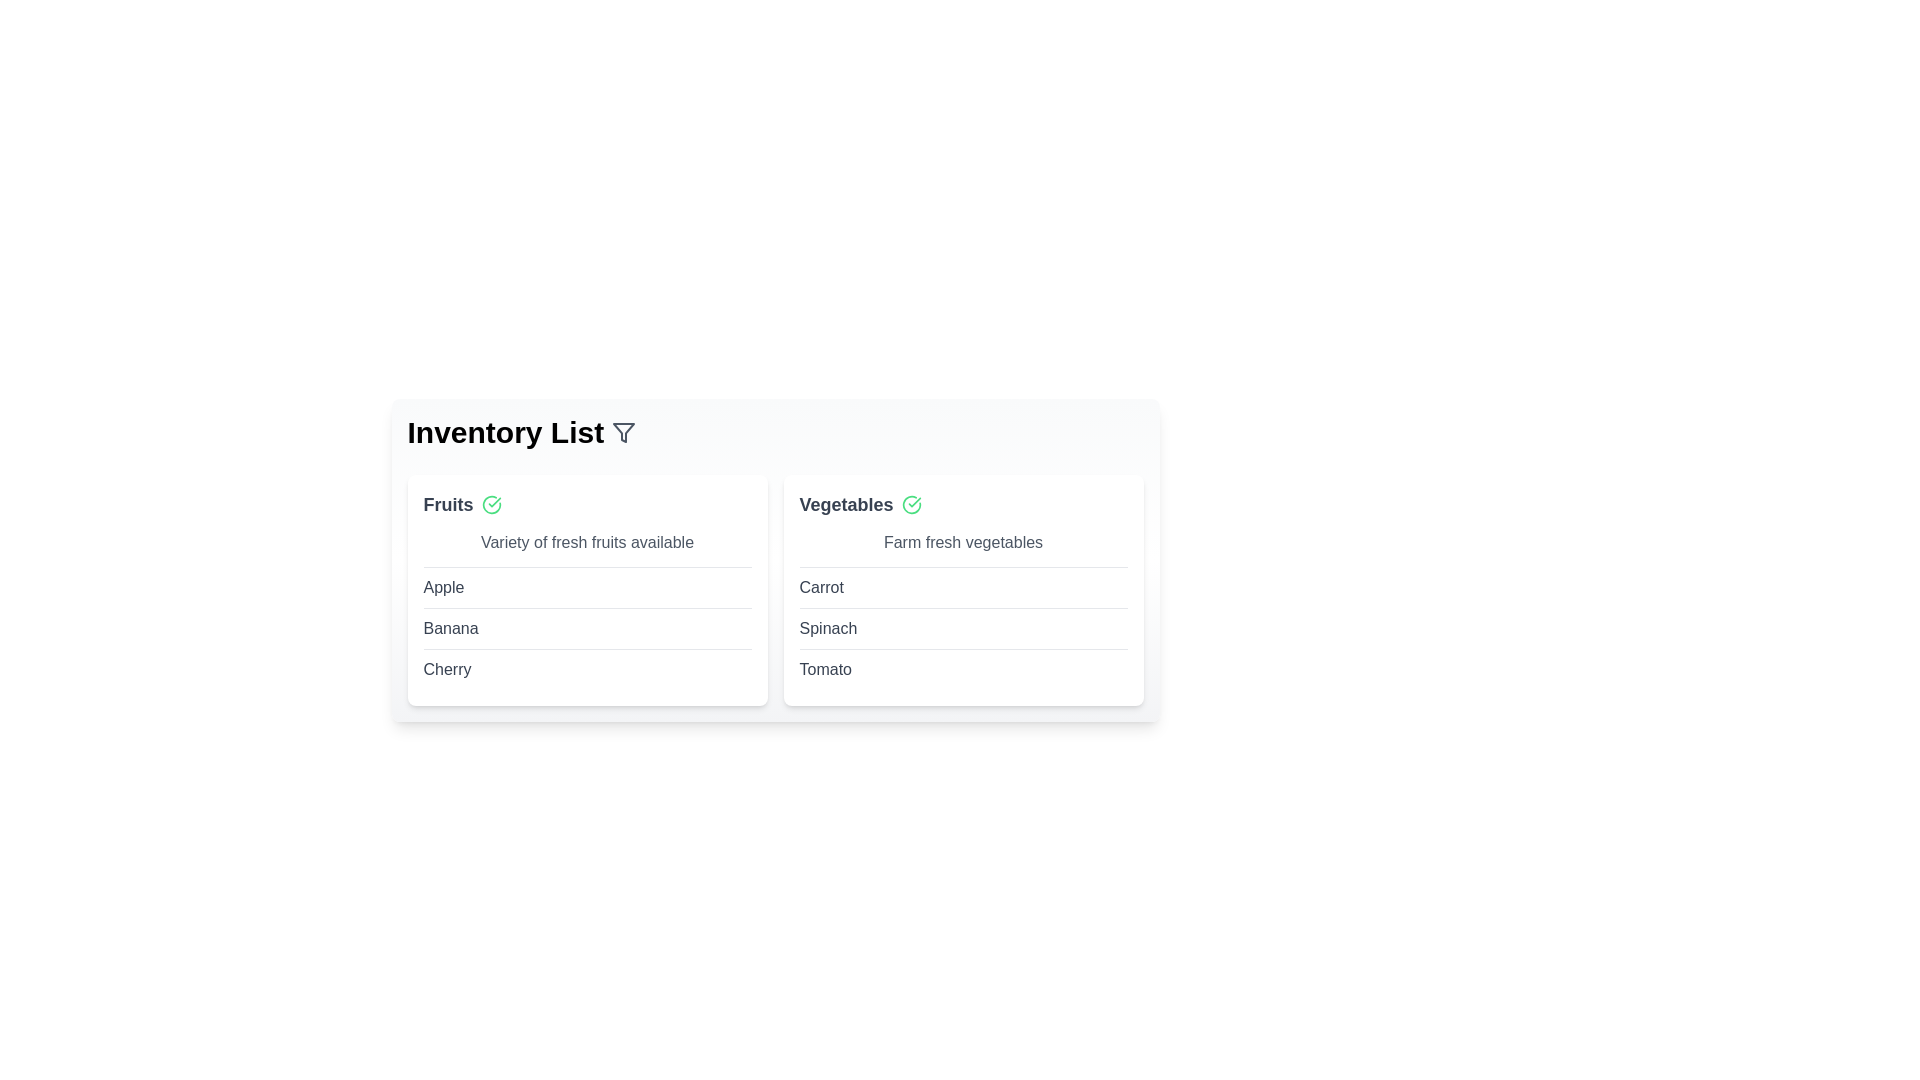 This screenshot has width=1920, height=1080. I want to click on the item Apple in the inventory, so click(442, 586).